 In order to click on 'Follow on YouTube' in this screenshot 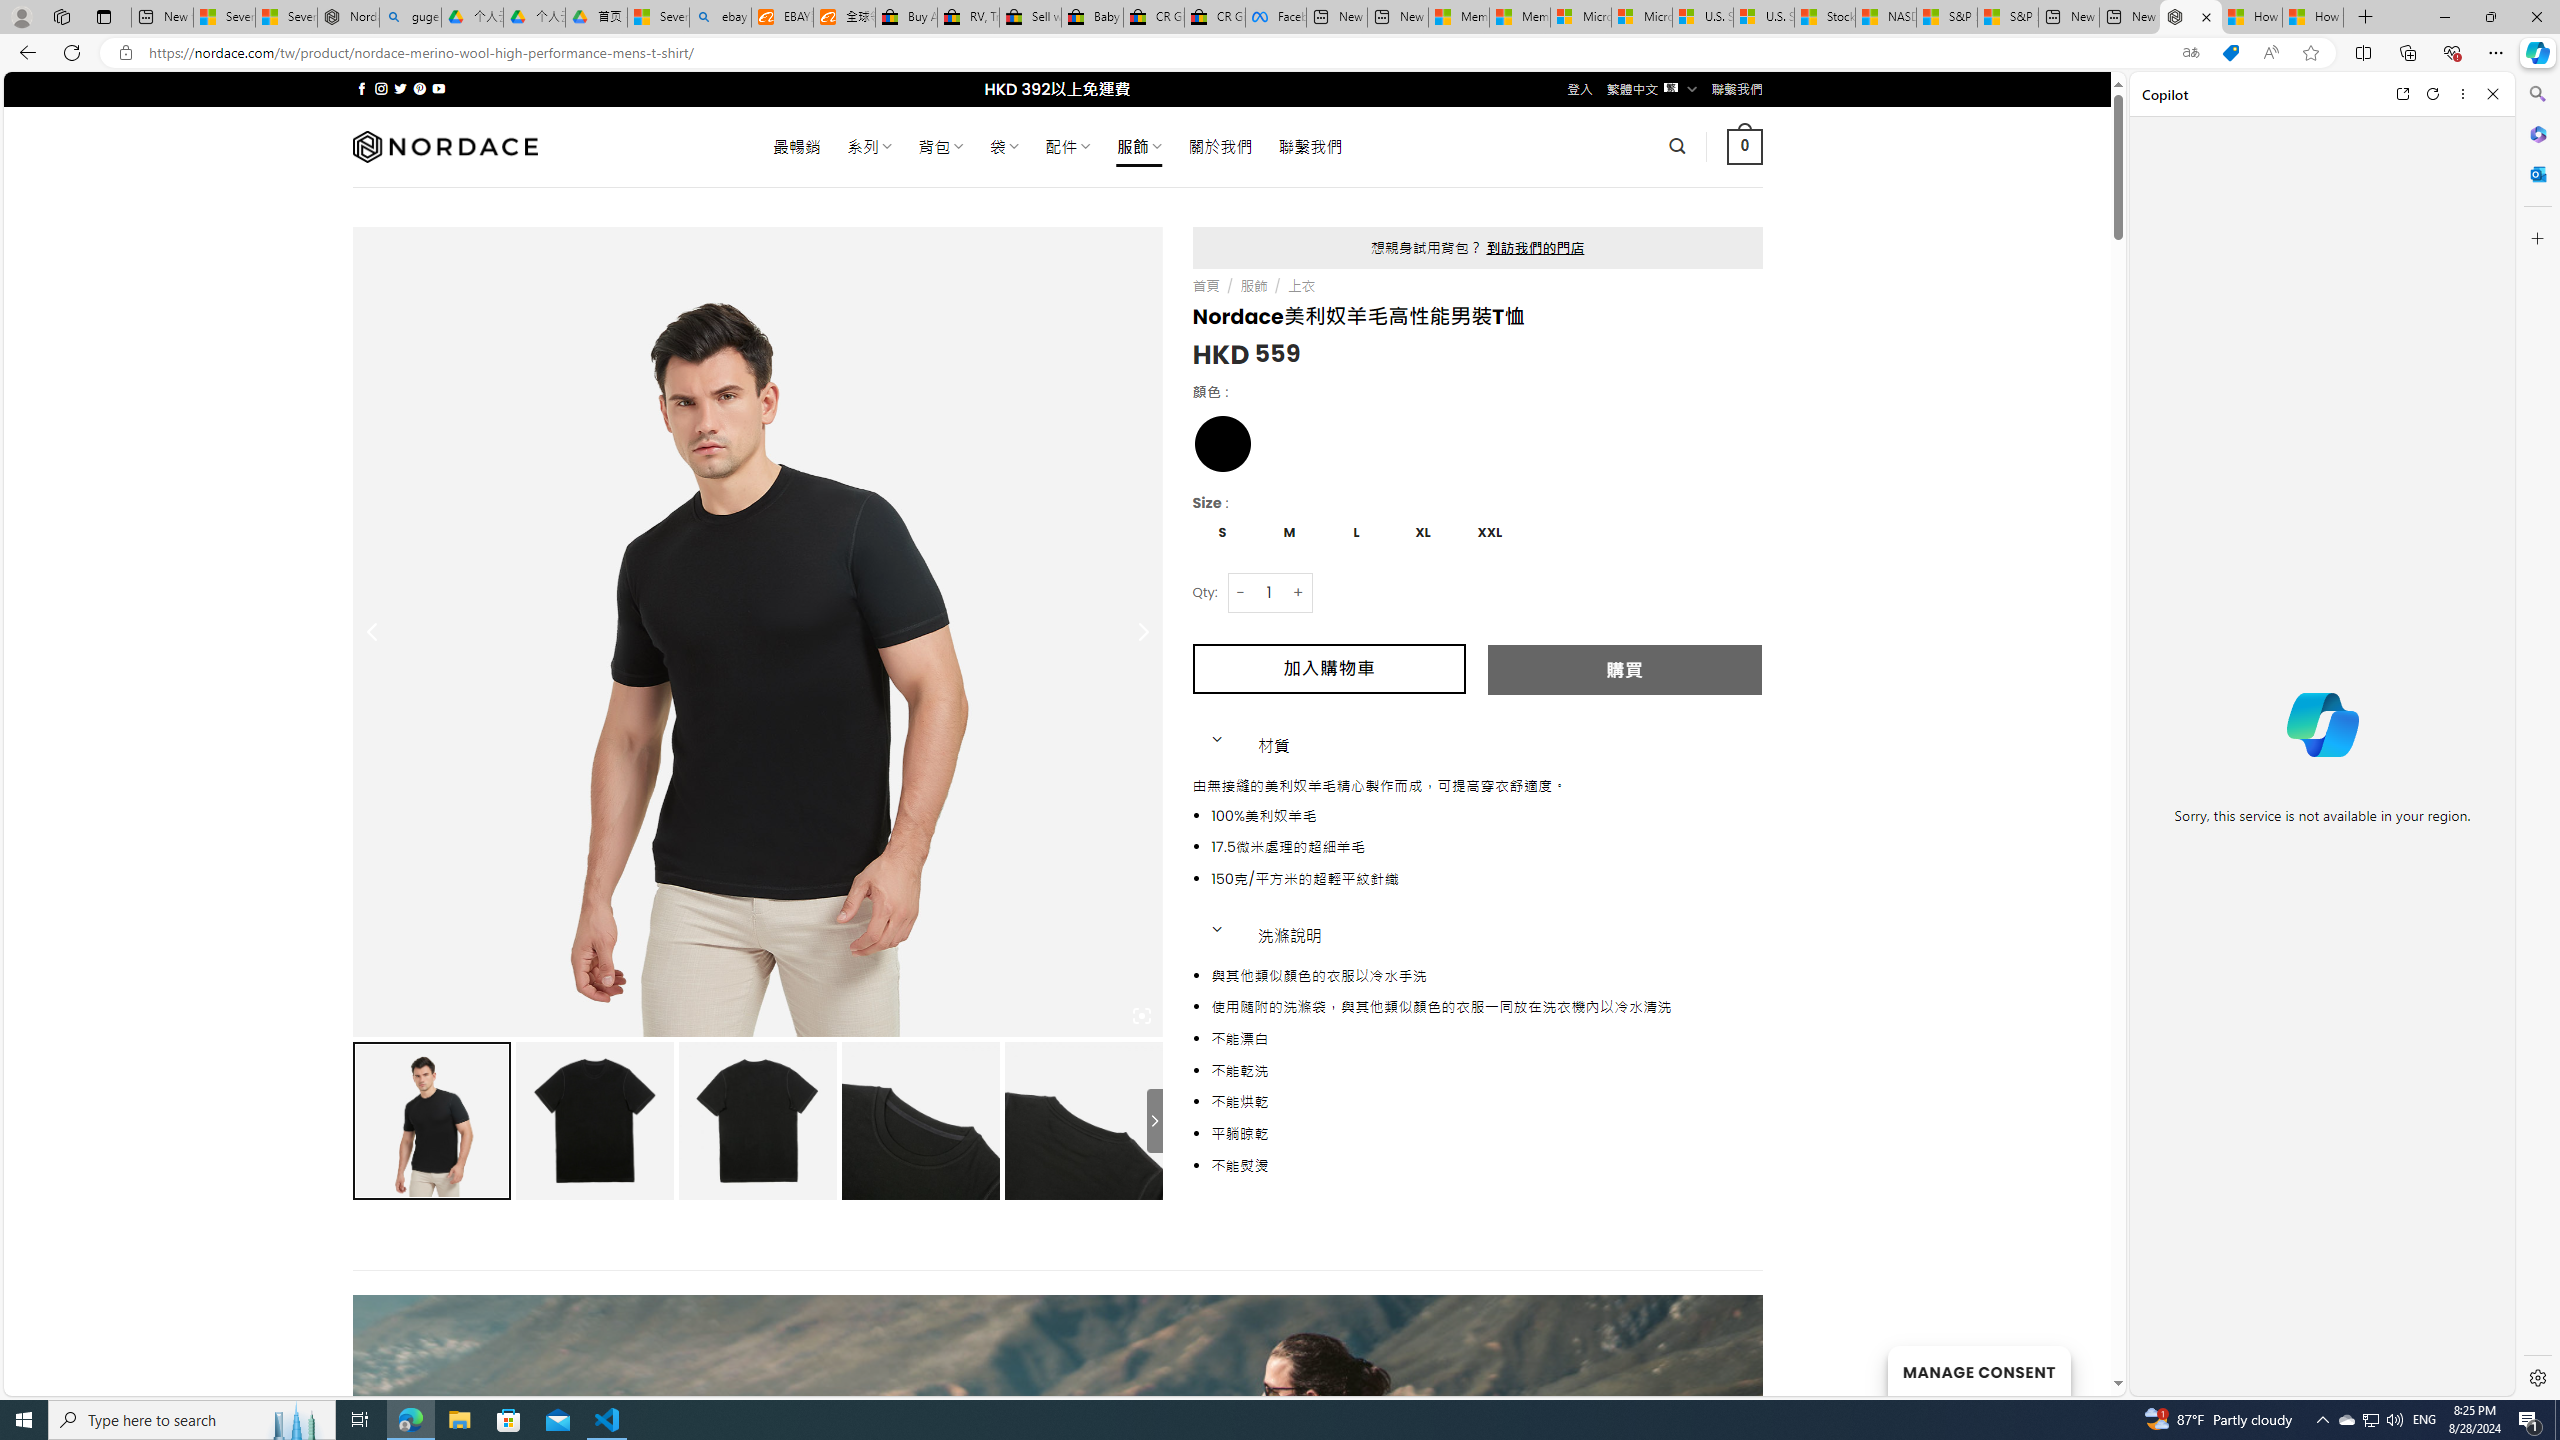, I will do `click(439, 88)`.